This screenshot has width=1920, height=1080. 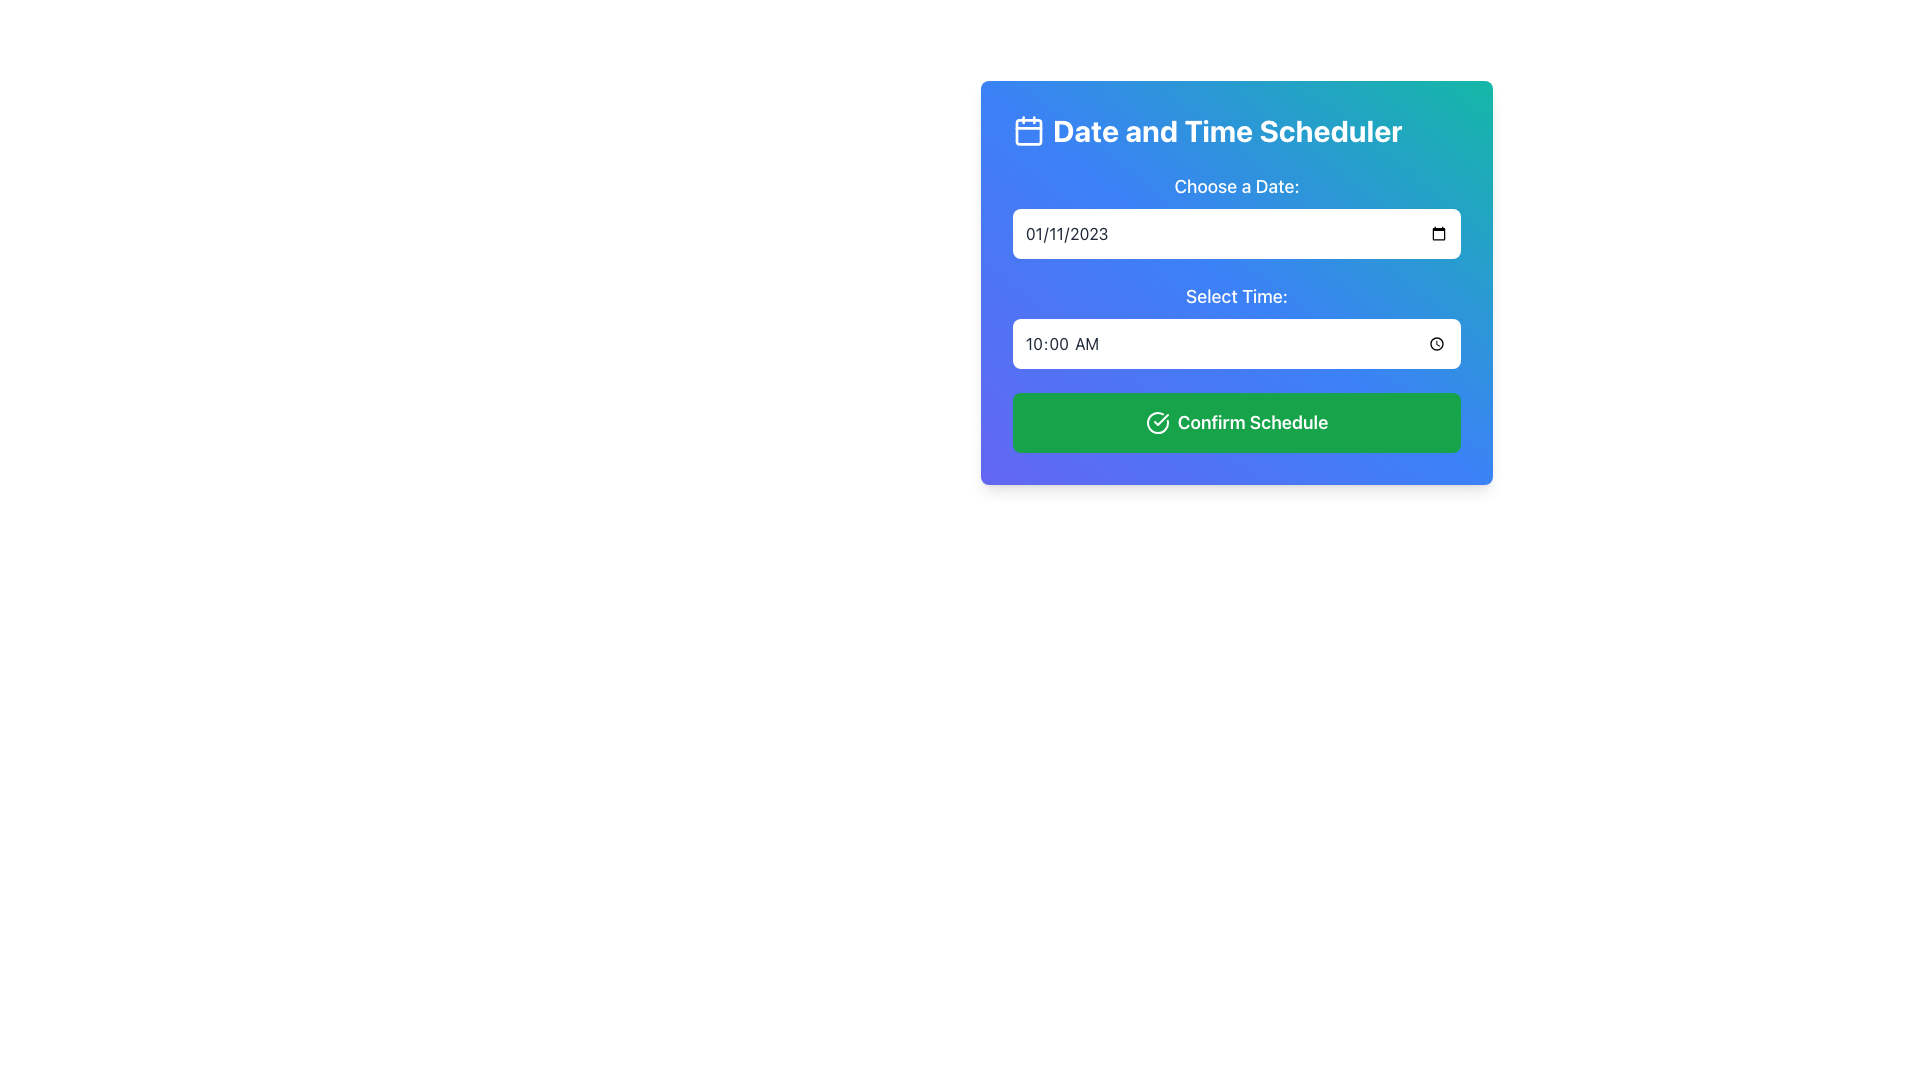 I want to click on the blue square calendar icon, which is the main body of the calendar icon located at the top-left corner of the 'Date and Time Scheduler' form header, so click(x=1028, y=131).